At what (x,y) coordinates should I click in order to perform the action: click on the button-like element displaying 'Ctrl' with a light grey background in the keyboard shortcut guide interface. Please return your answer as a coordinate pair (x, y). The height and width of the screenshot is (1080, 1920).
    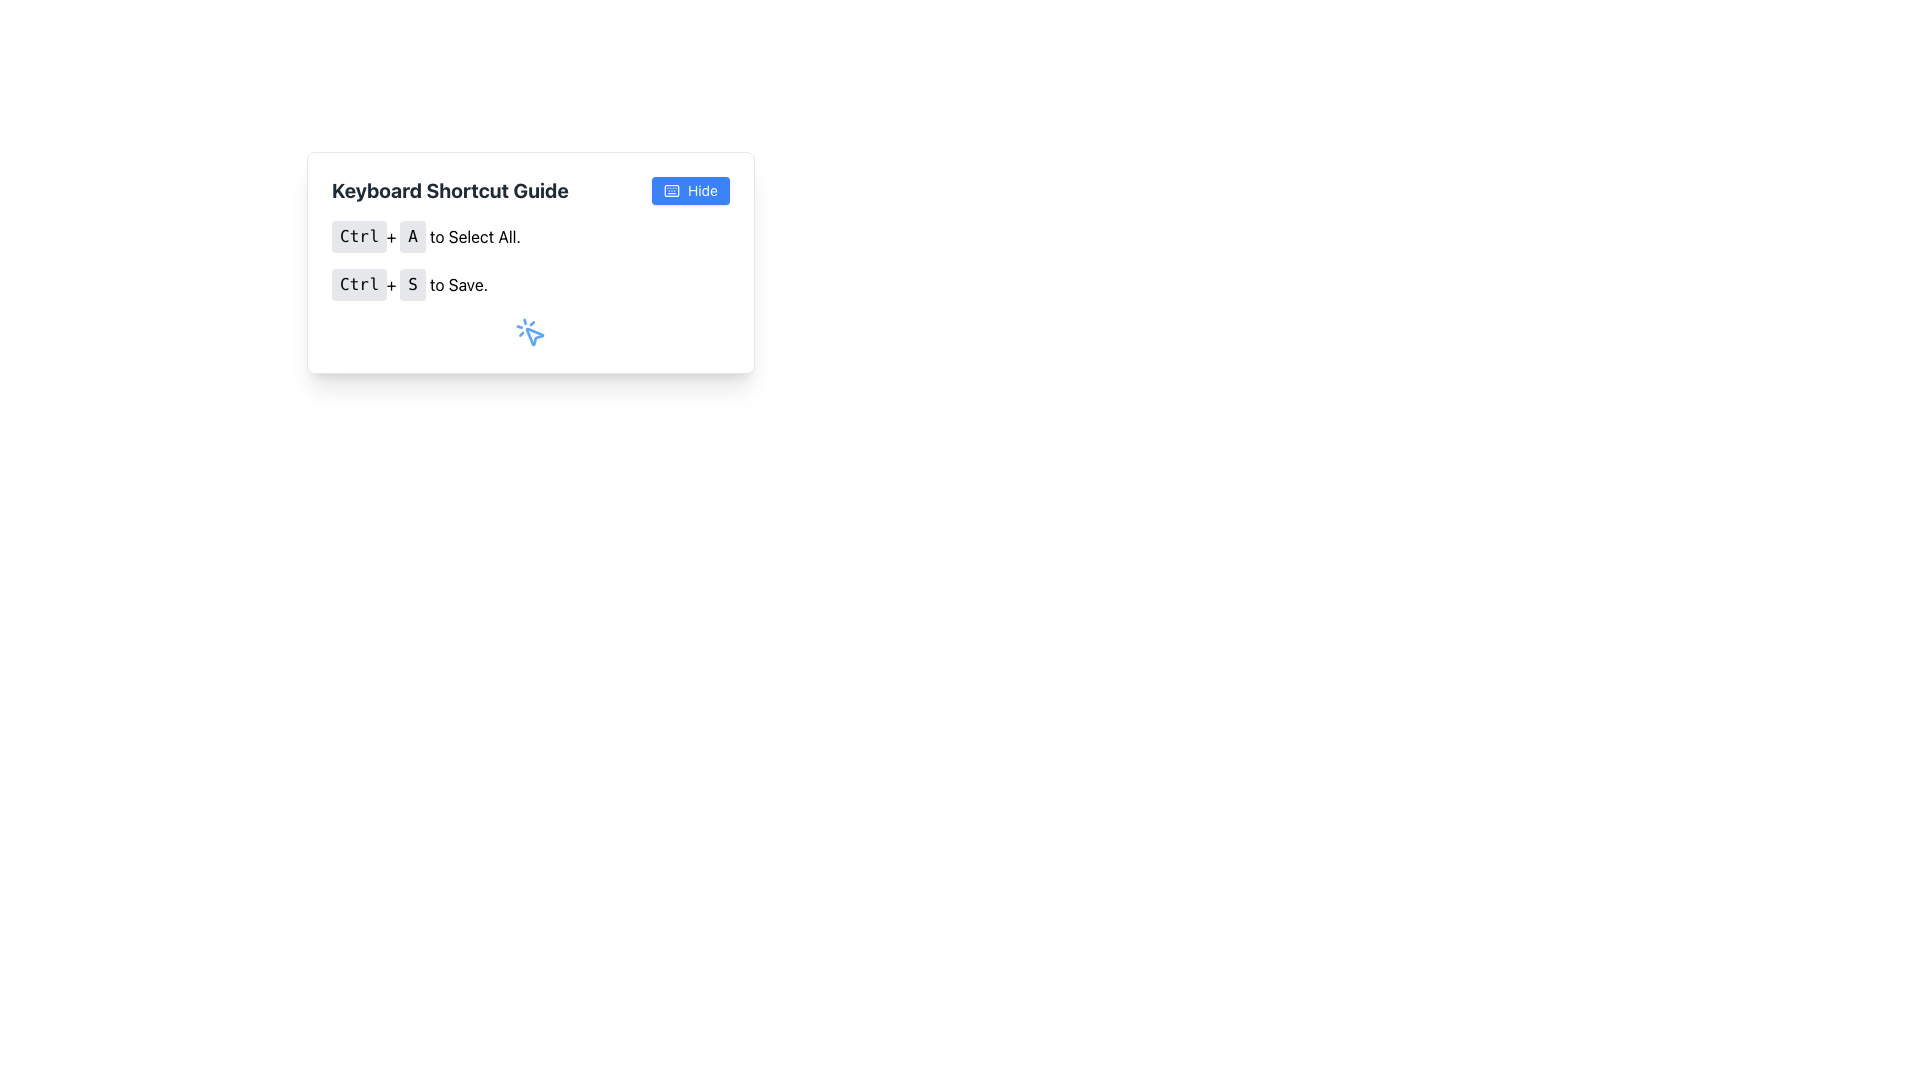
    Looking at the image, I should click on (359, 285).